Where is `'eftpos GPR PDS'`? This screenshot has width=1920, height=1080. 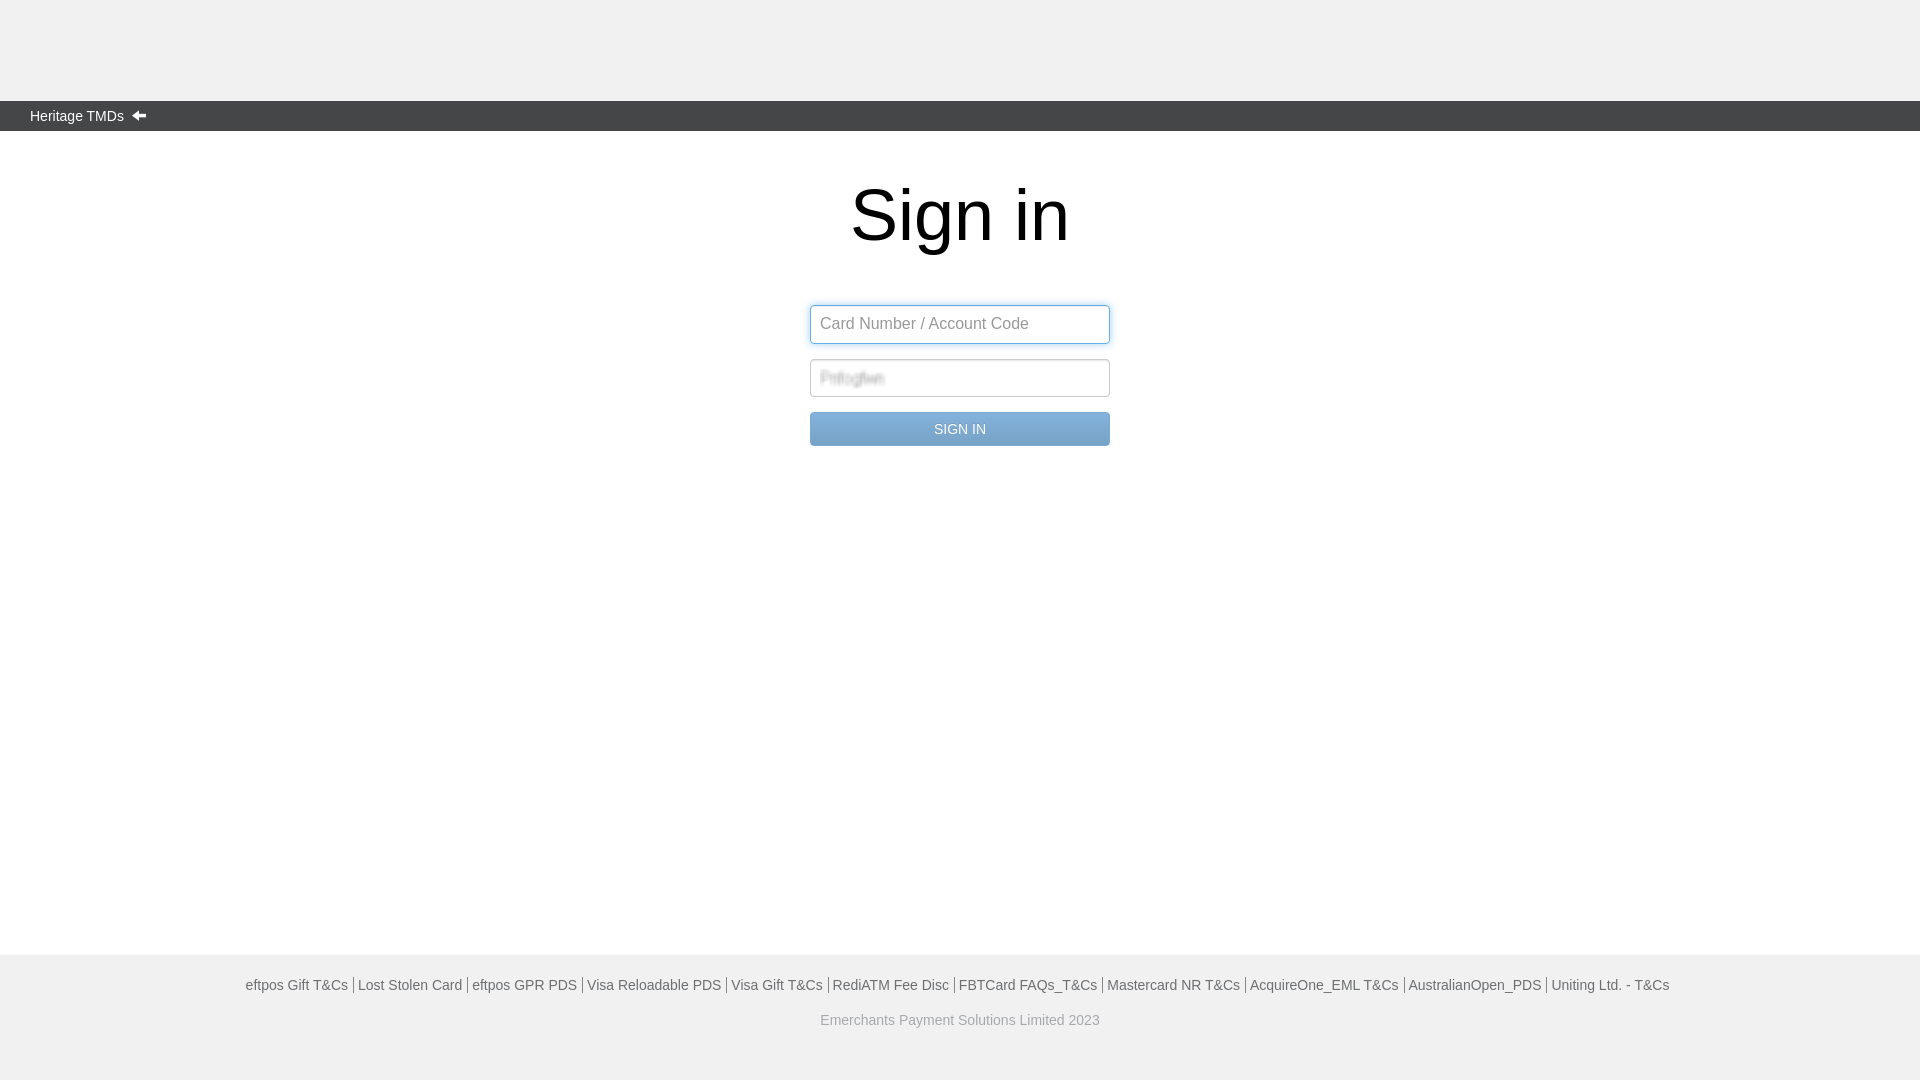 'eftpos GPR PDS' is located at coordinates (524, 983).